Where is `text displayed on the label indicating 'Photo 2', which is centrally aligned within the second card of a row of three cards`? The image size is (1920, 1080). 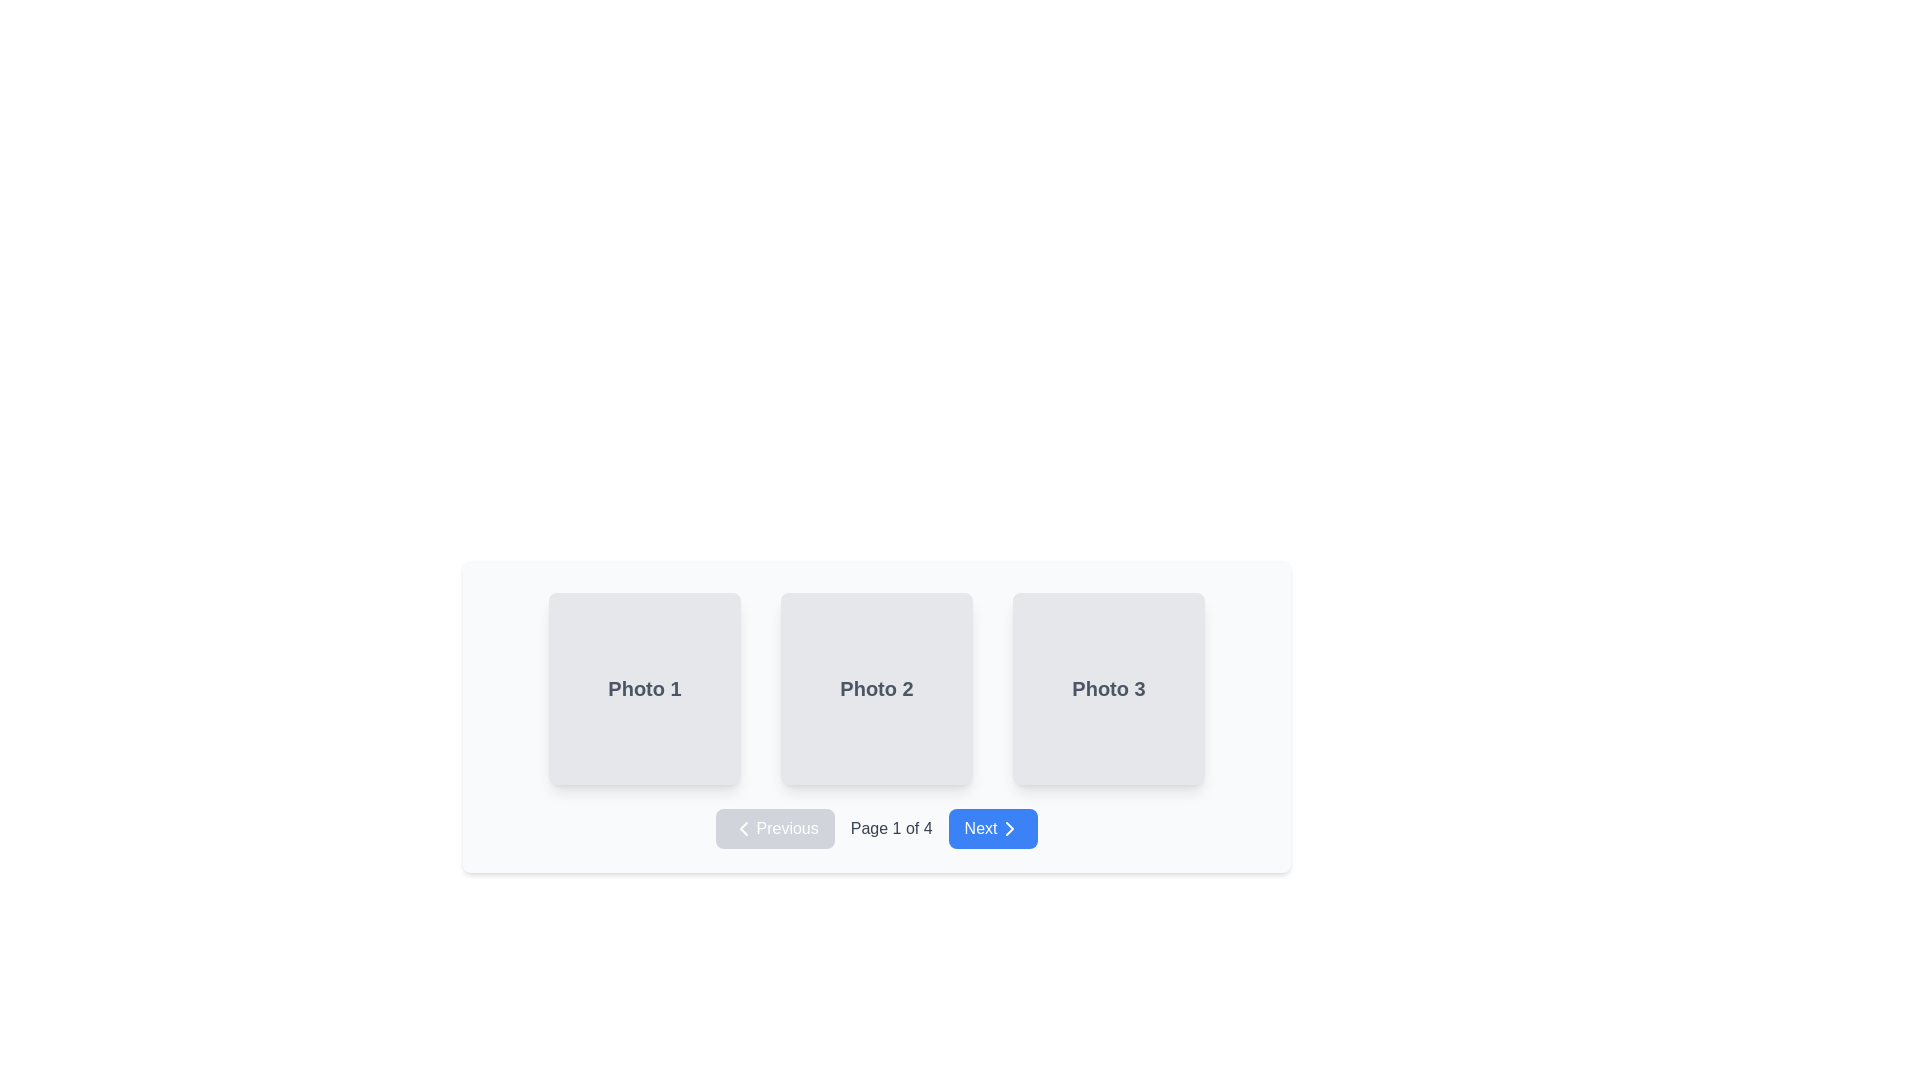
text displayed on the label indicating 'Photo 2', which is centrally aligned within the second card of a row of three cards is located at coordinates (877, 688).